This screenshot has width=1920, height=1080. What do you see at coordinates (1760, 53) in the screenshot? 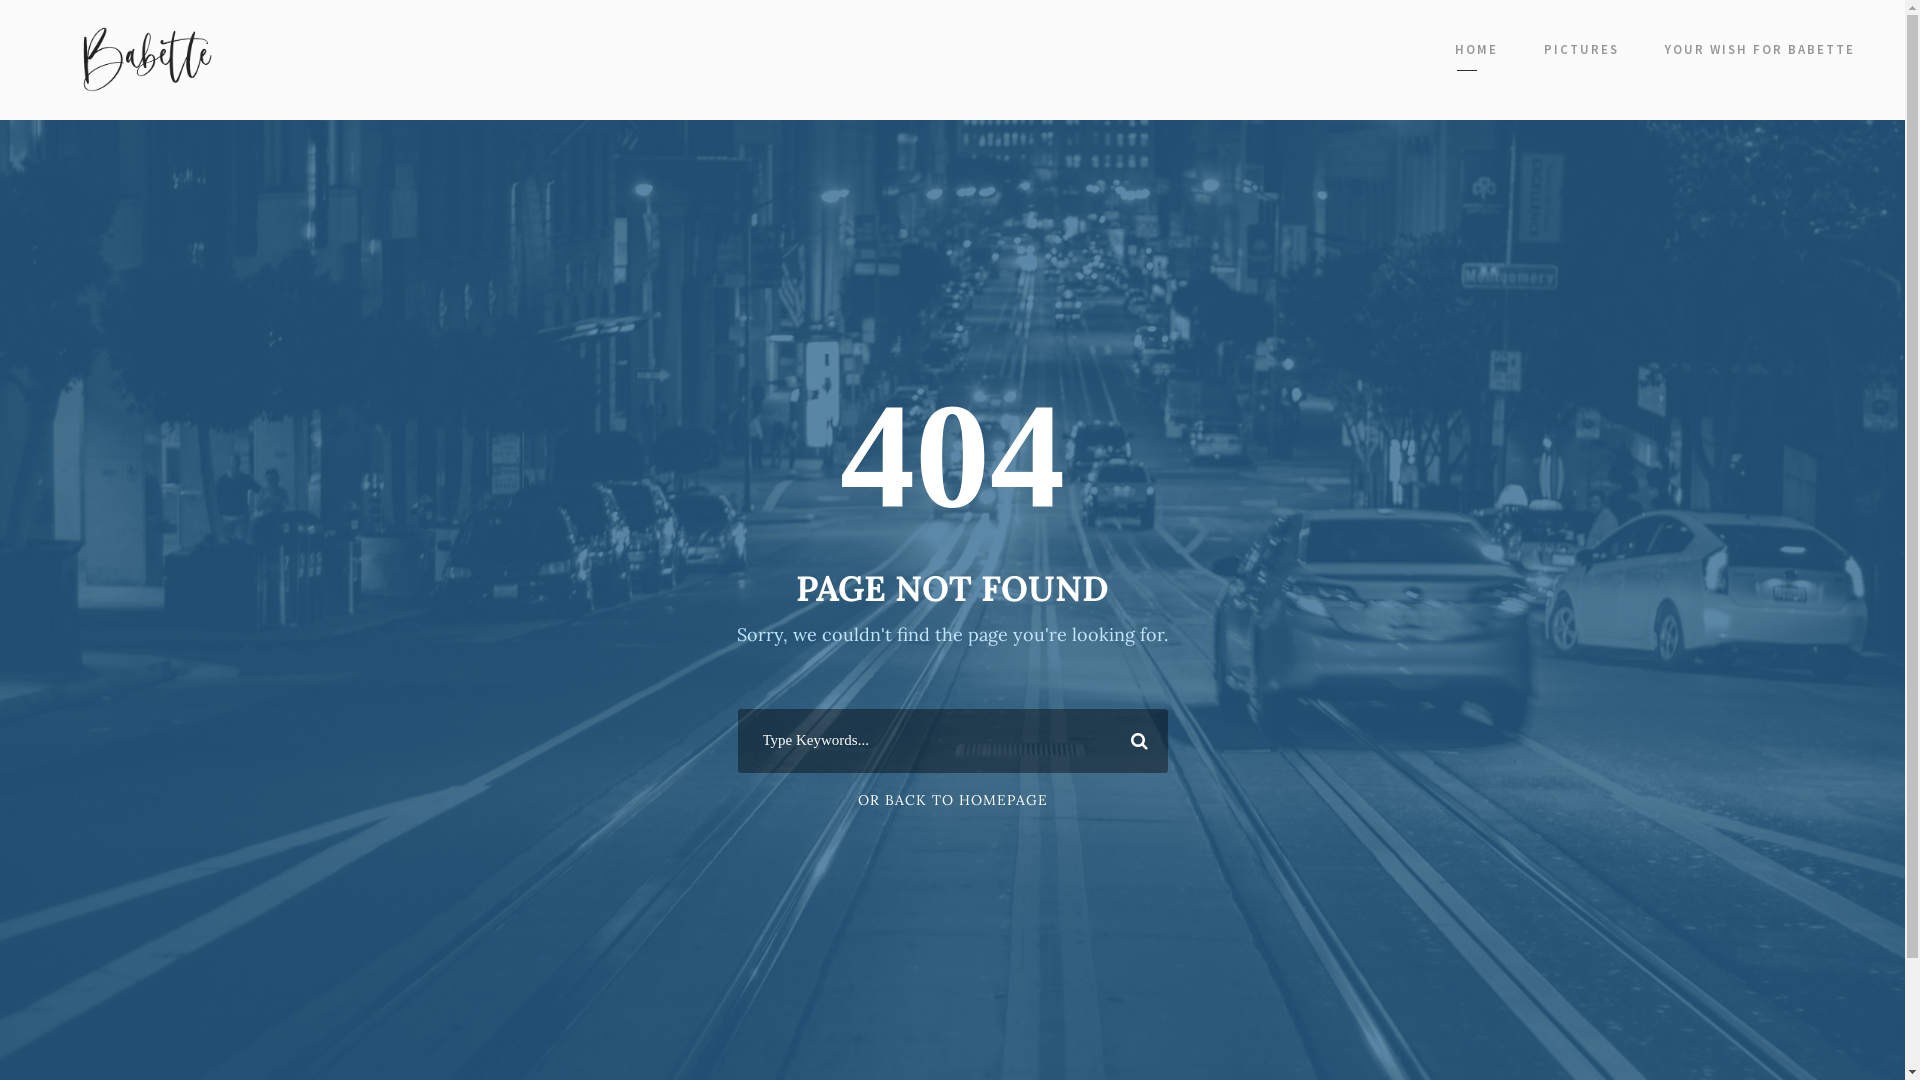
I see `'YOUR WISH FOR BABETTE'` at bounding box center [1760, 53].